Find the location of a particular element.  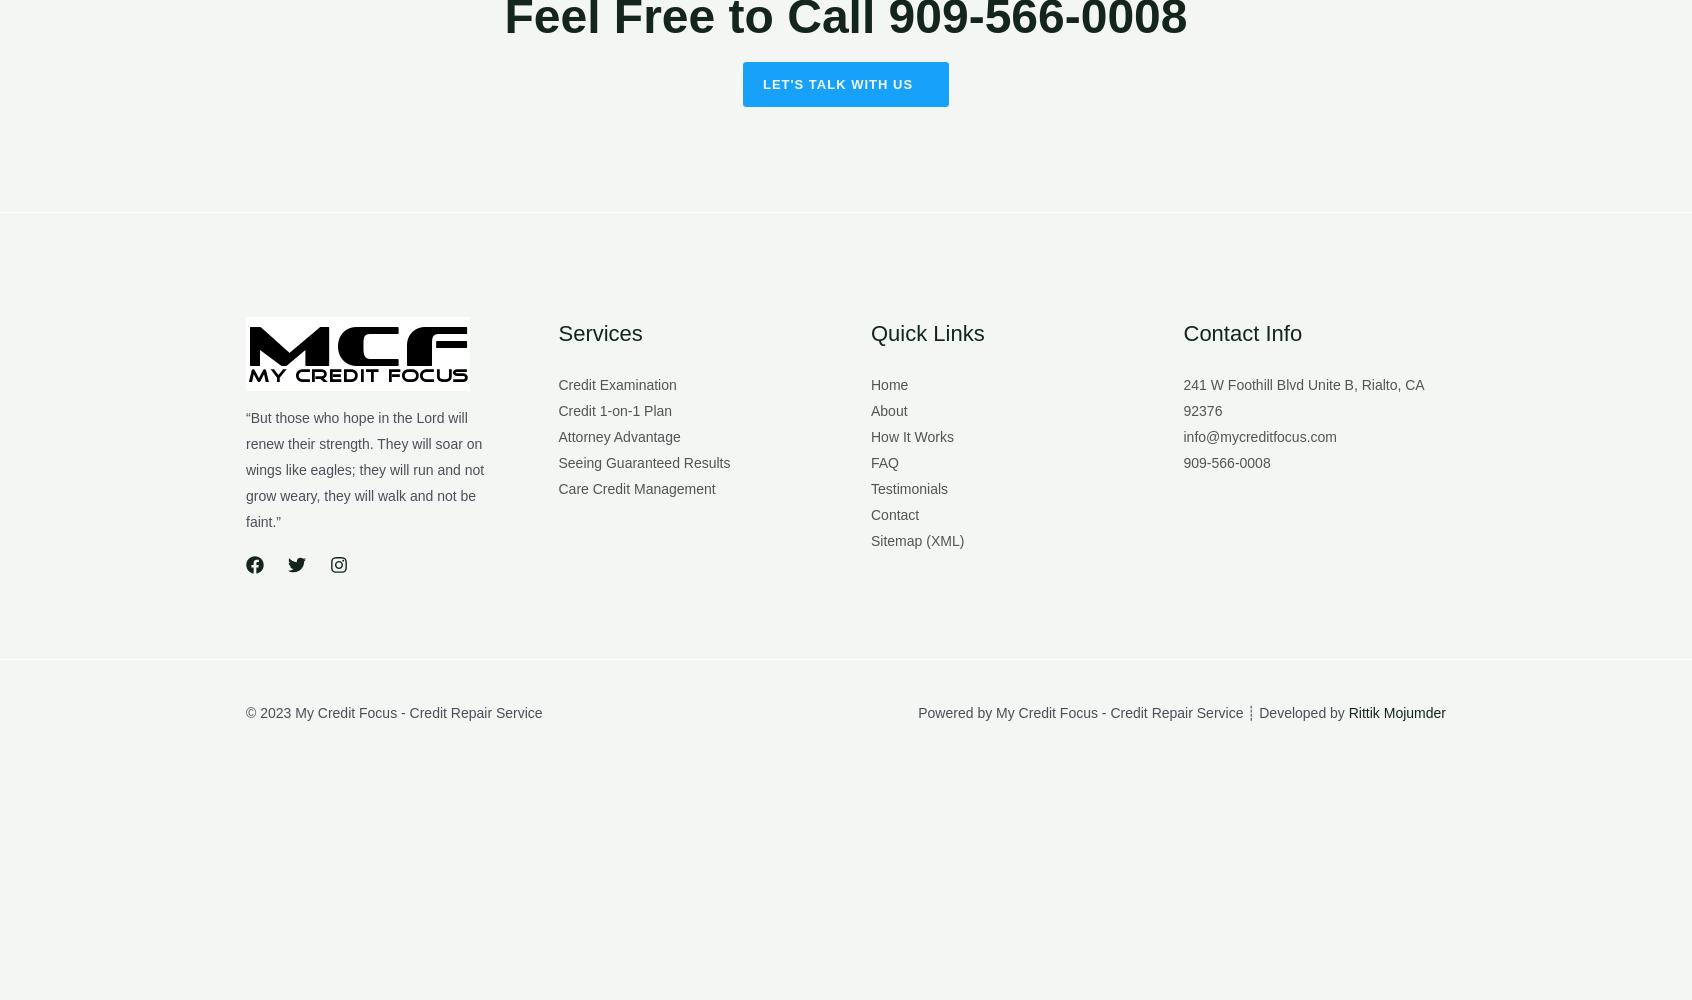

'Contact Info' is located at coordinates (1182, 331).